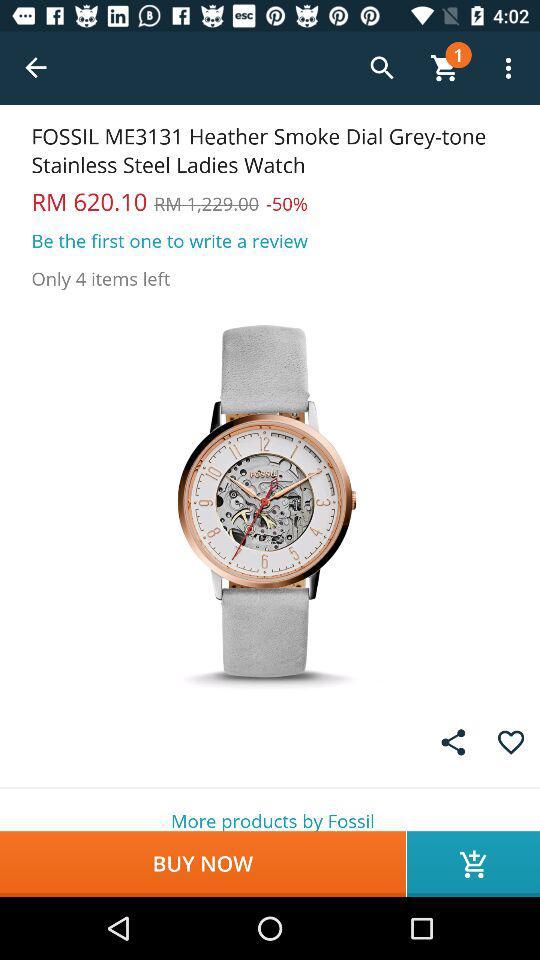 The image size is (540, 960). What do you see at coordinates (453, 741) in the screenshot?
I see `share the product` at bounding box center [453, 741].